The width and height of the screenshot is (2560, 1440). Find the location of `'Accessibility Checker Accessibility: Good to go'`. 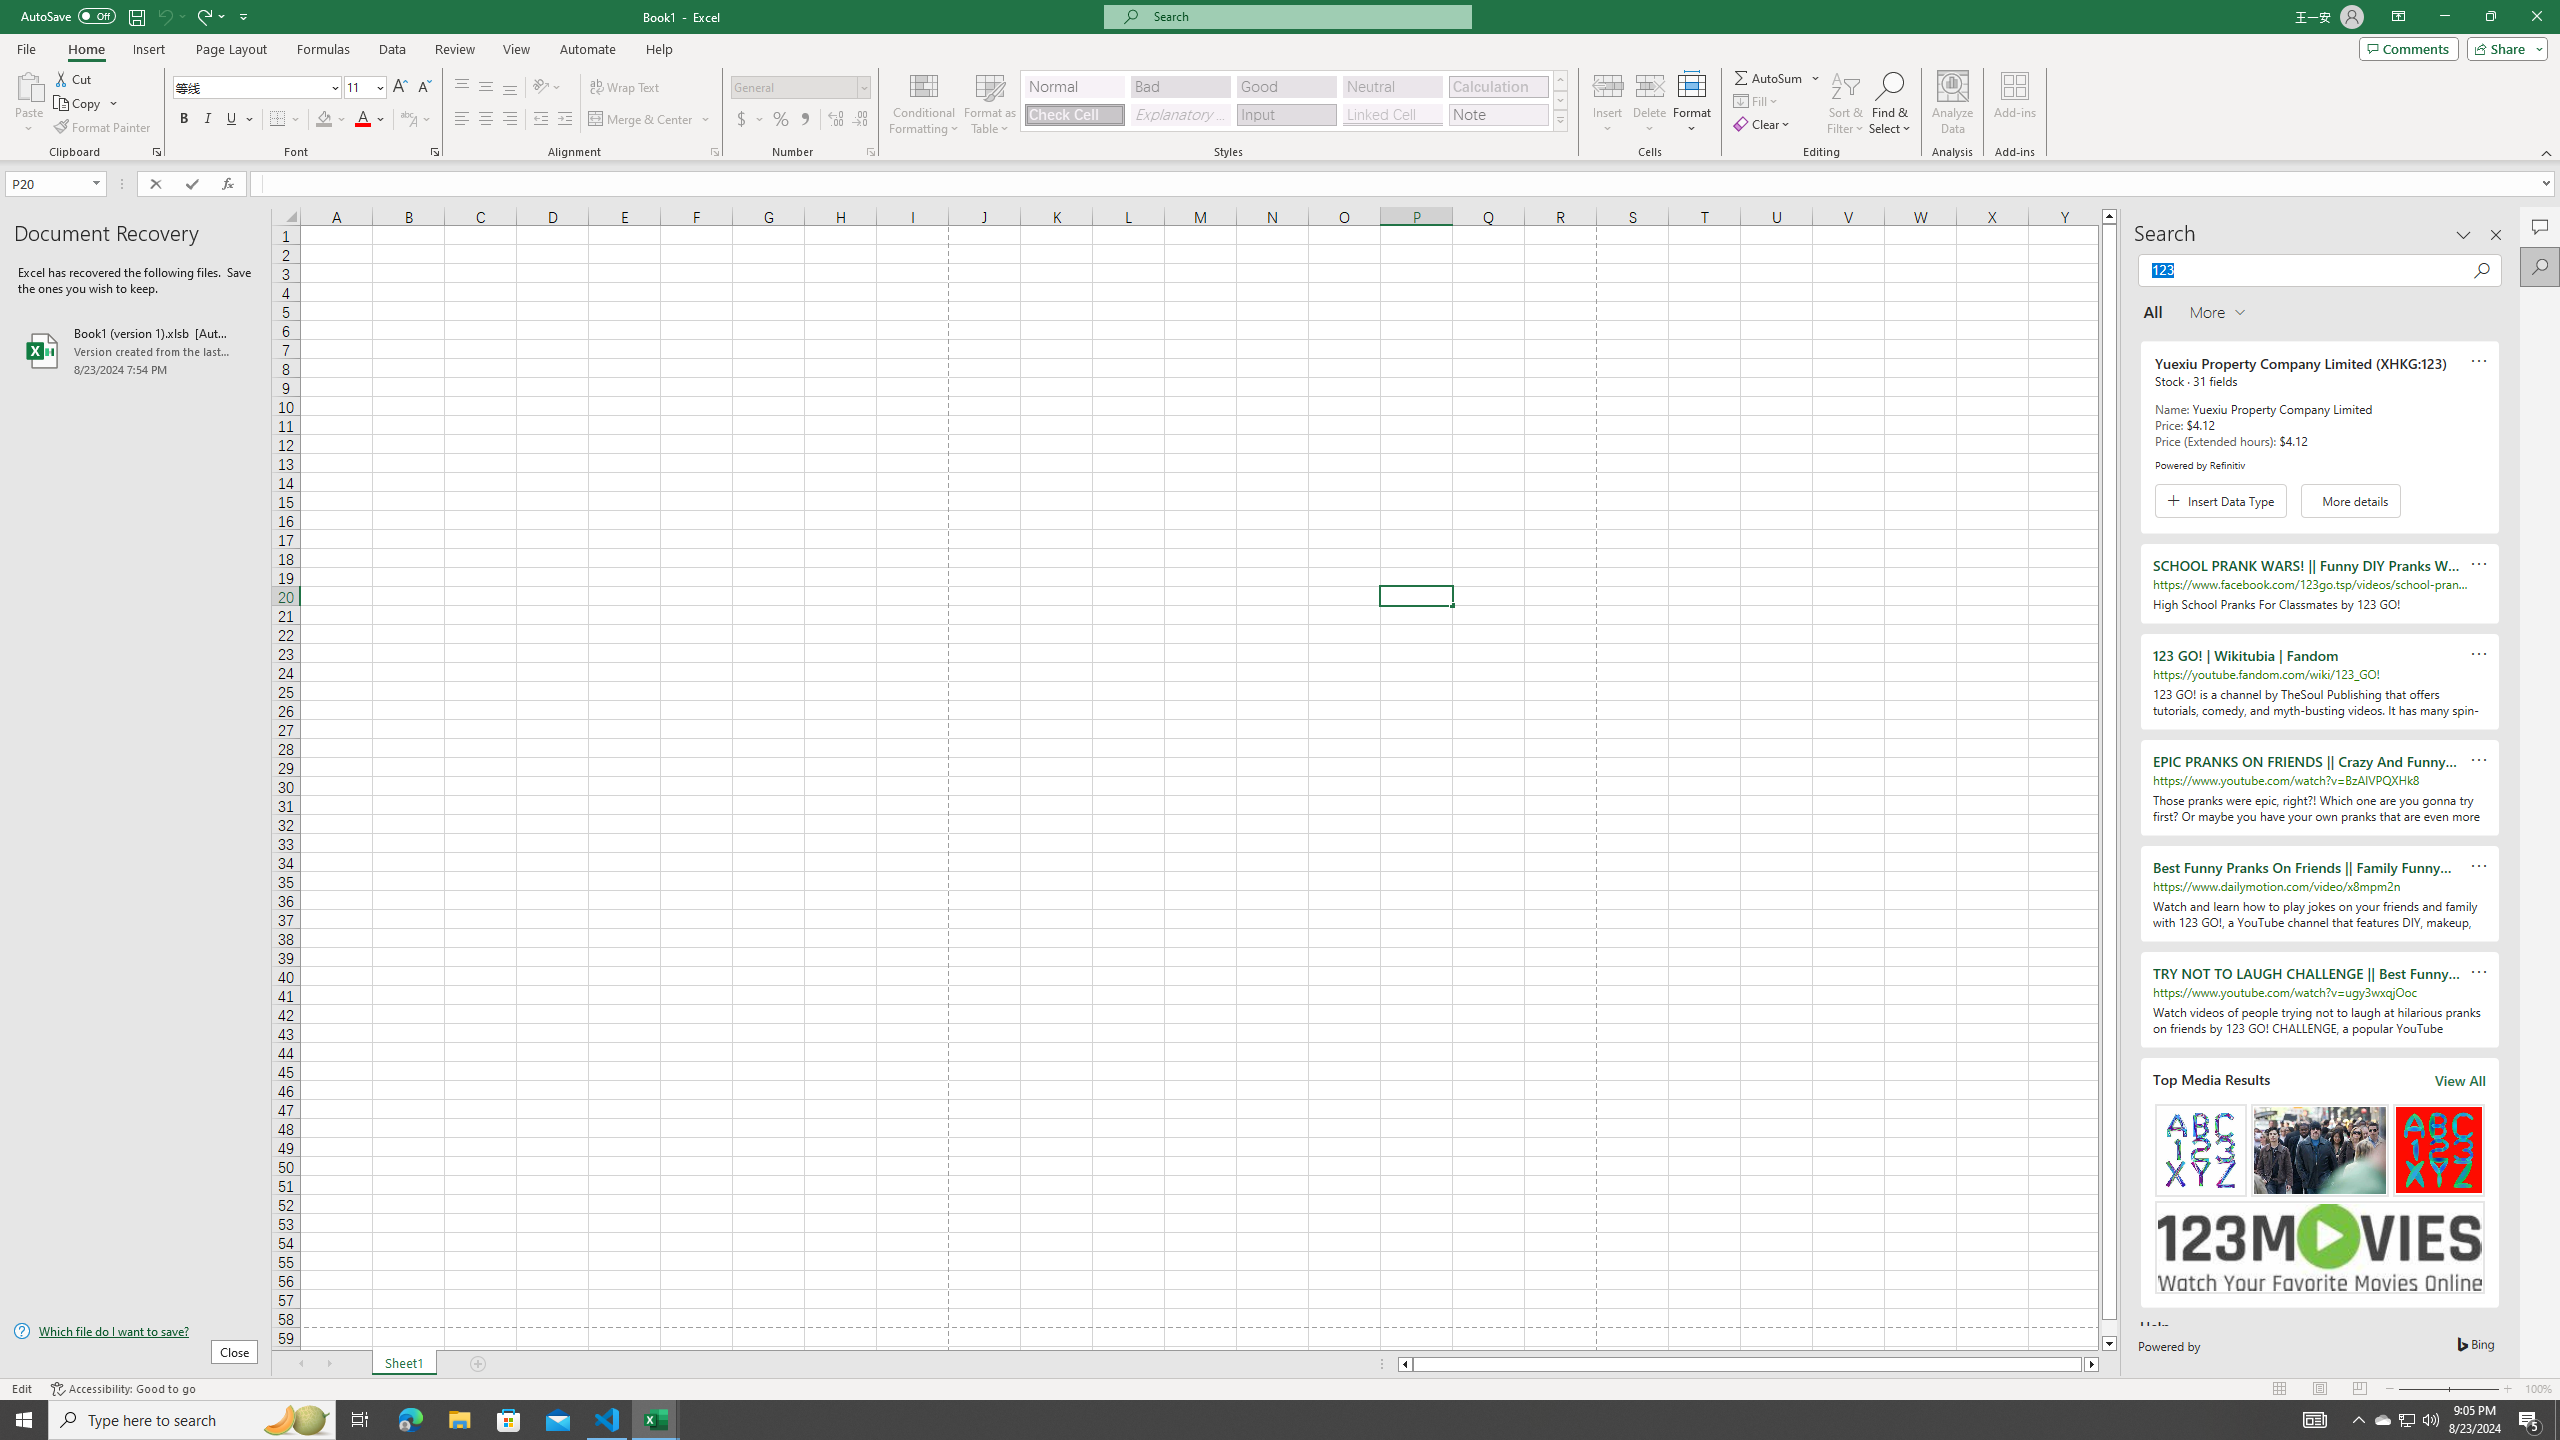

'Accessibility Checker Accessibility: Good to go' is located at coordinates (123, 1389).